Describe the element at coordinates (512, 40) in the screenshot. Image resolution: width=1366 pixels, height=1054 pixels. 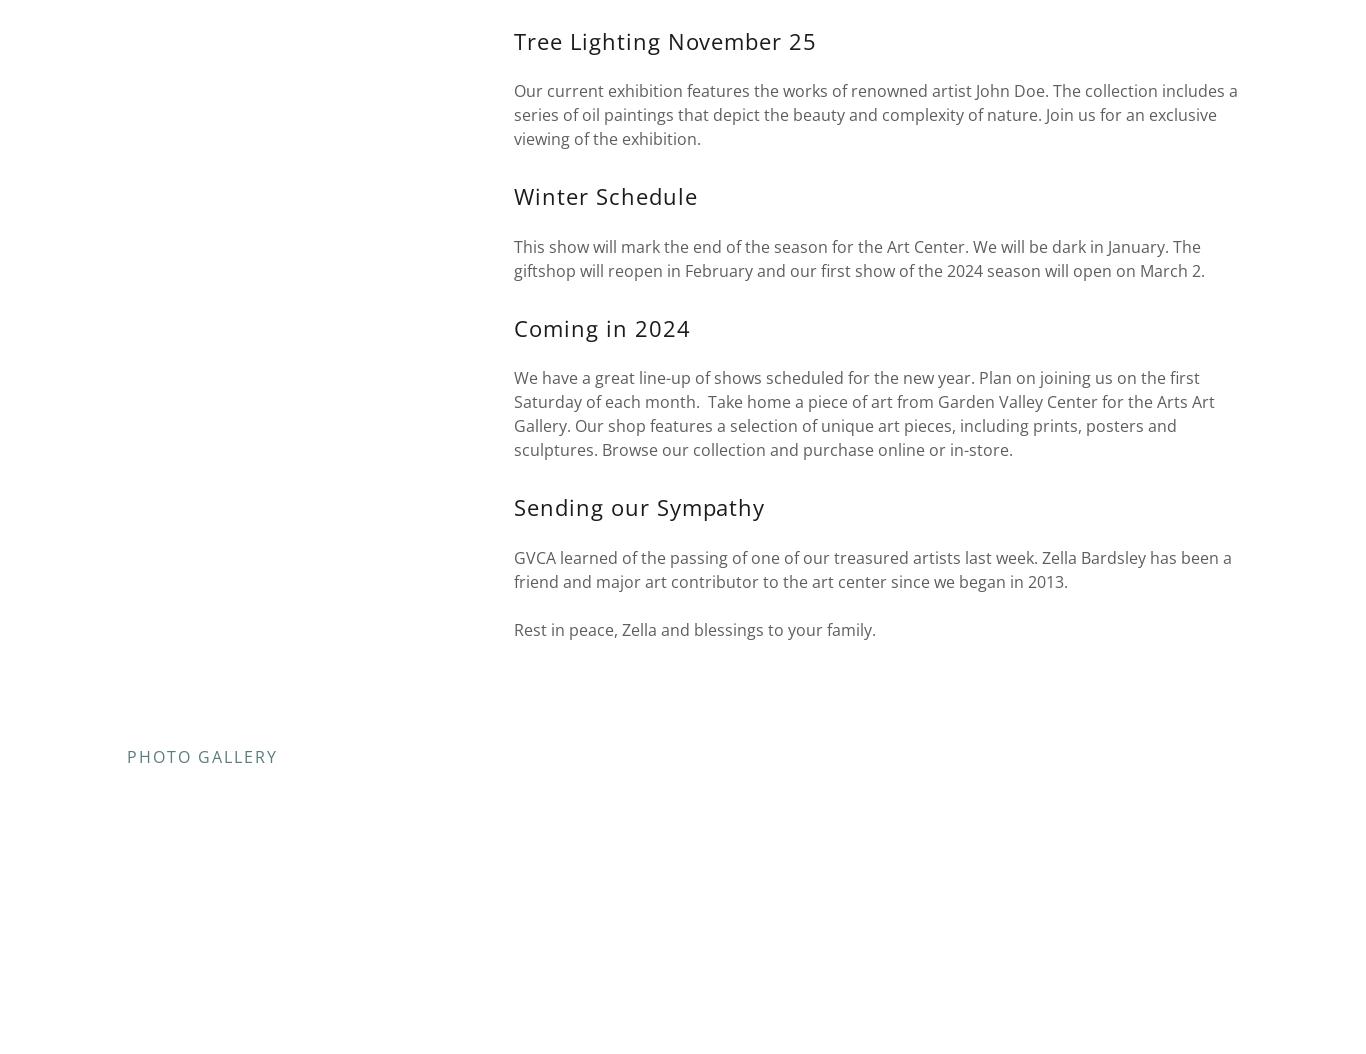
I see `'Tree Lighting November 25'` at that location.